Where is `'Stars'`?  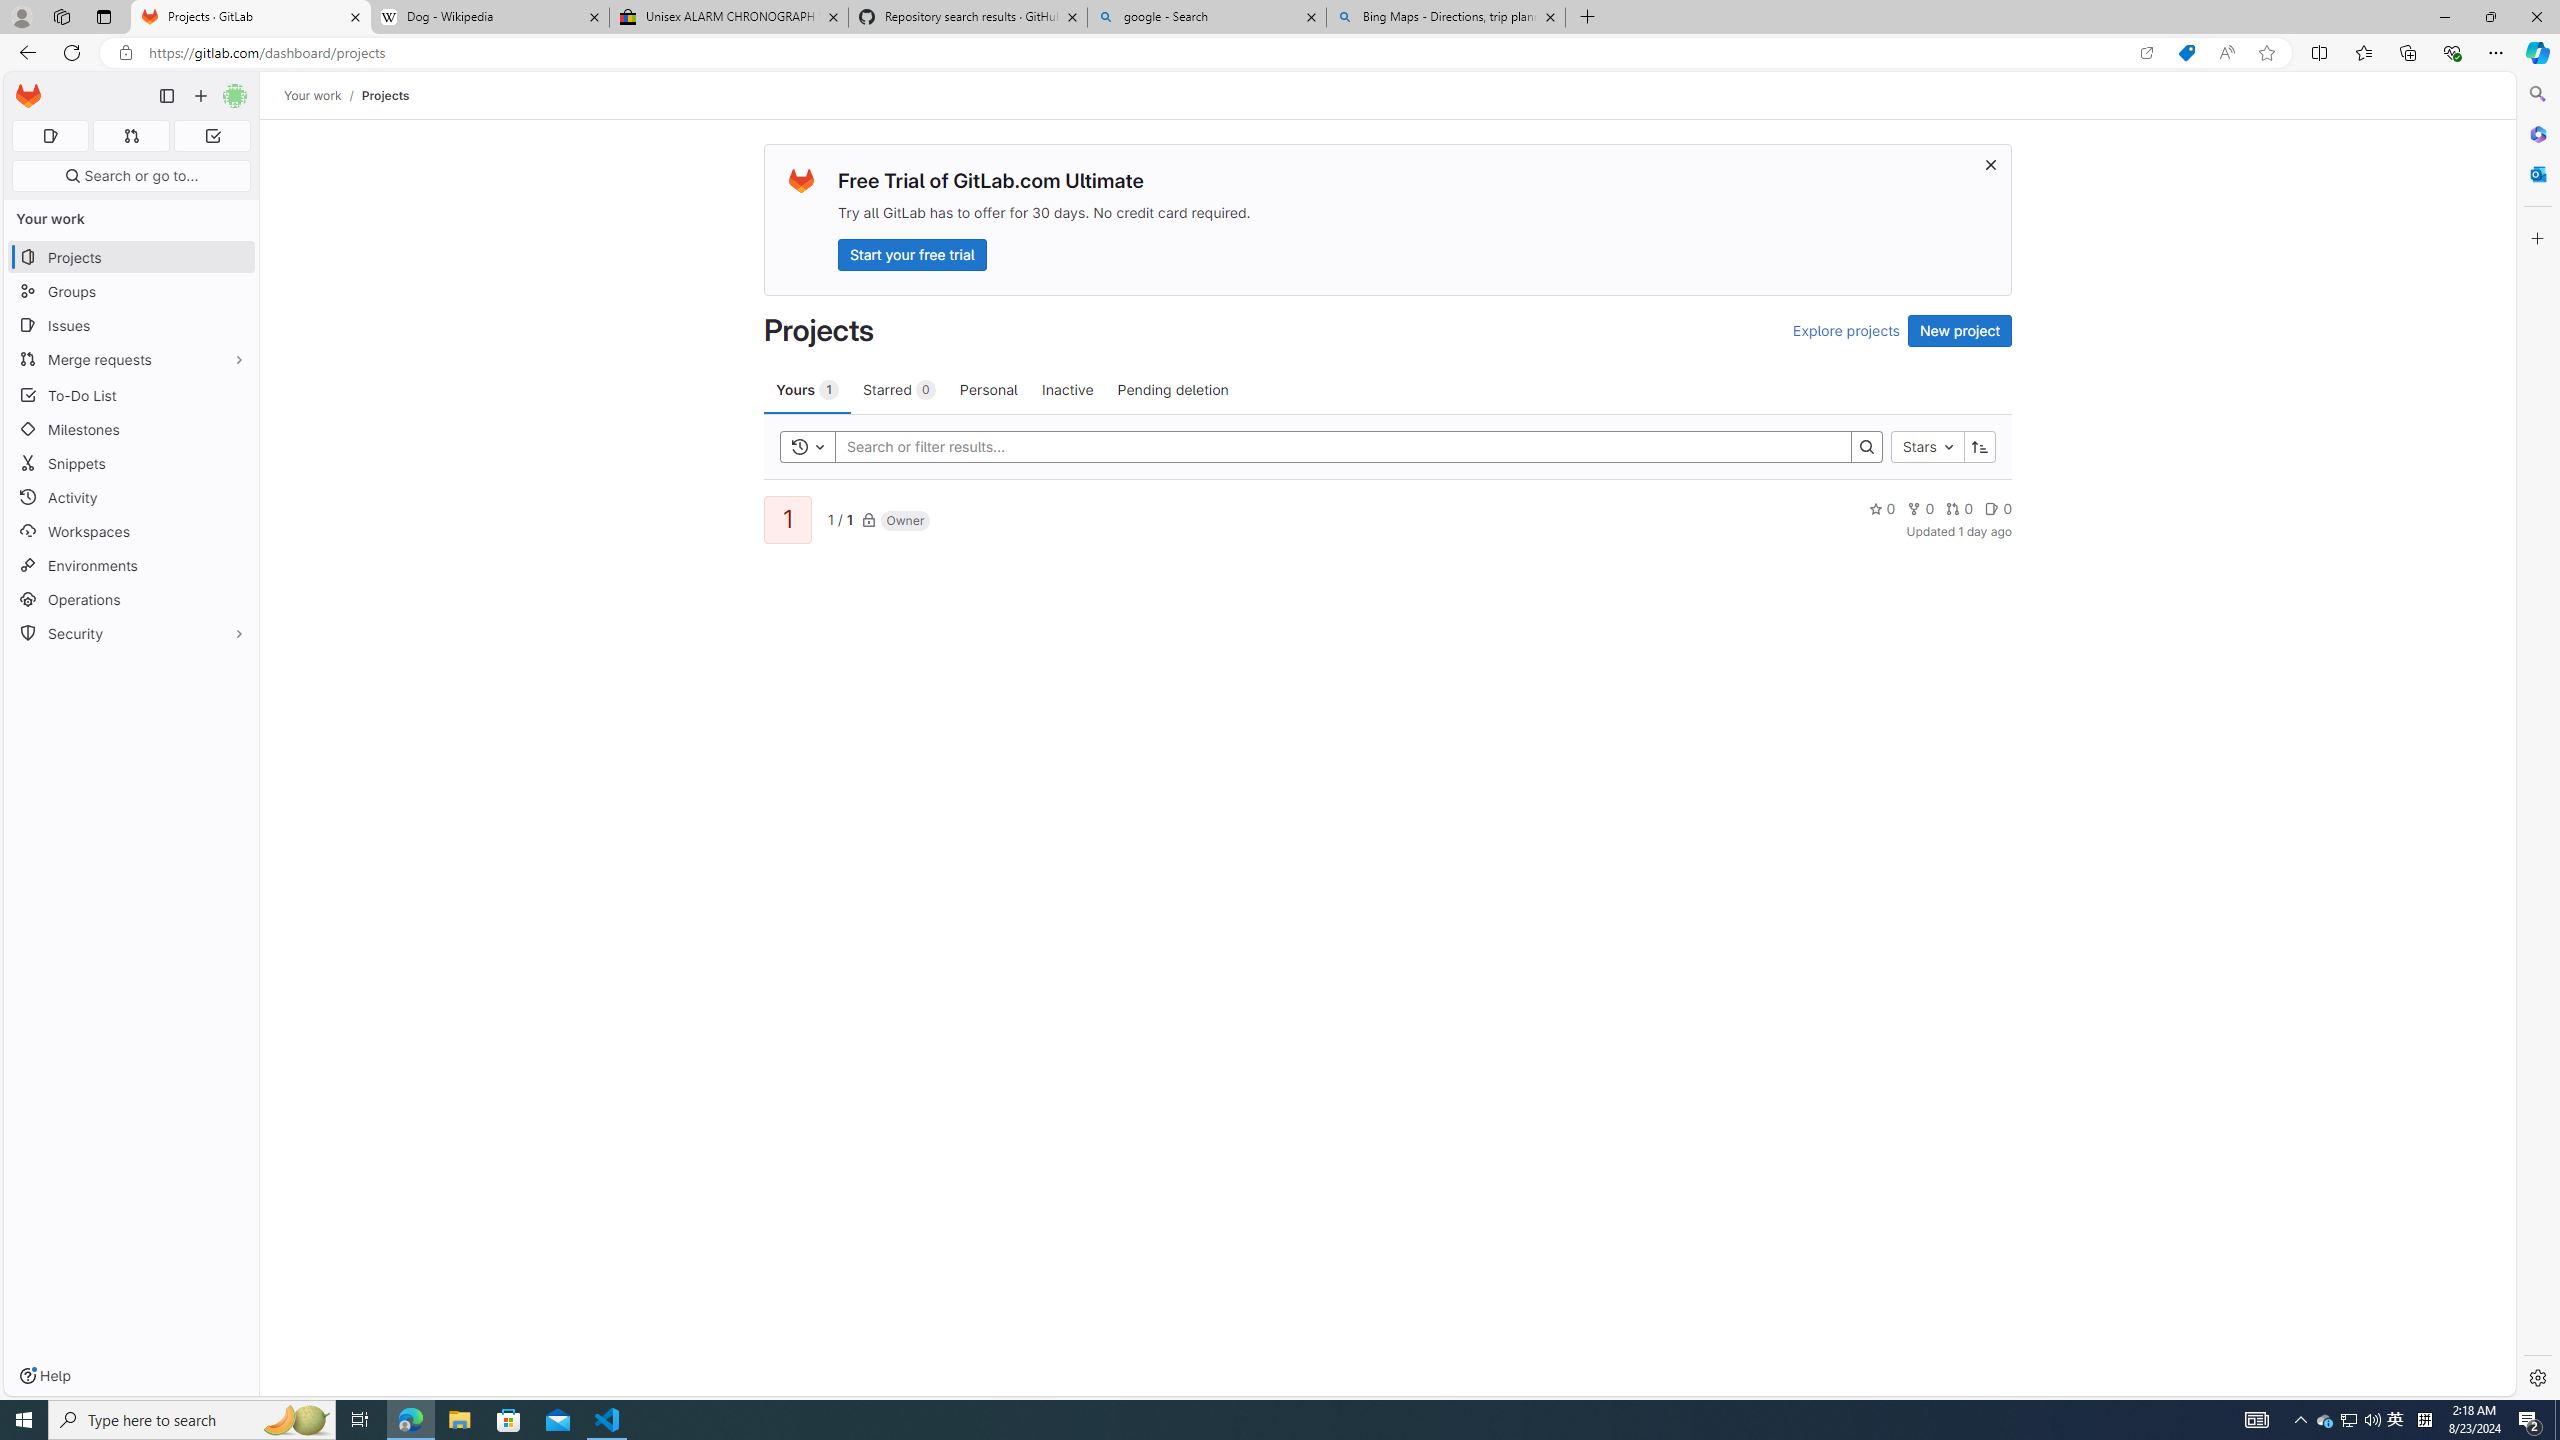
'Stars' is located at coordinates (1927, 447).